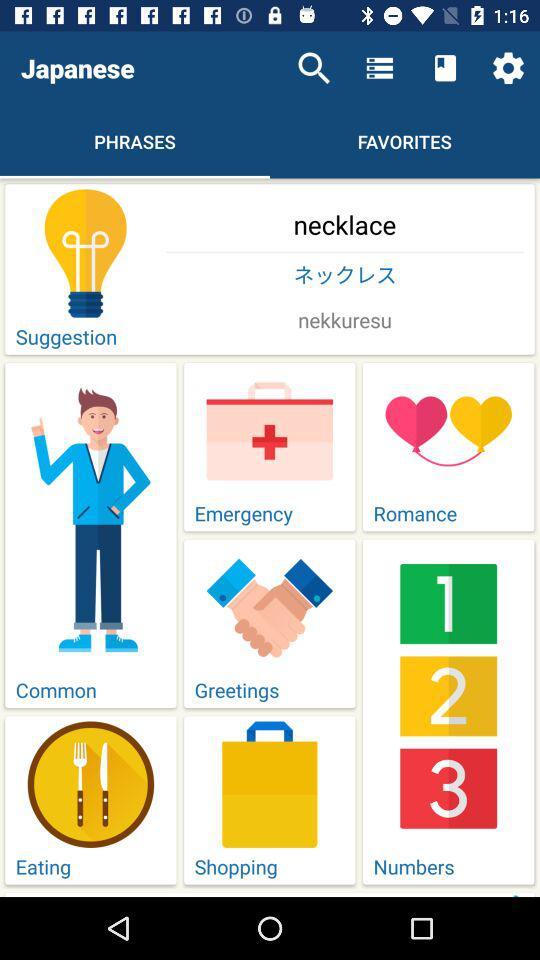 The height and width of the screenshot is (960, 540). What do you see at coordinates (314, 68) in the screenshot?
I see `icon above necklace` at bounding box center [314, 68].